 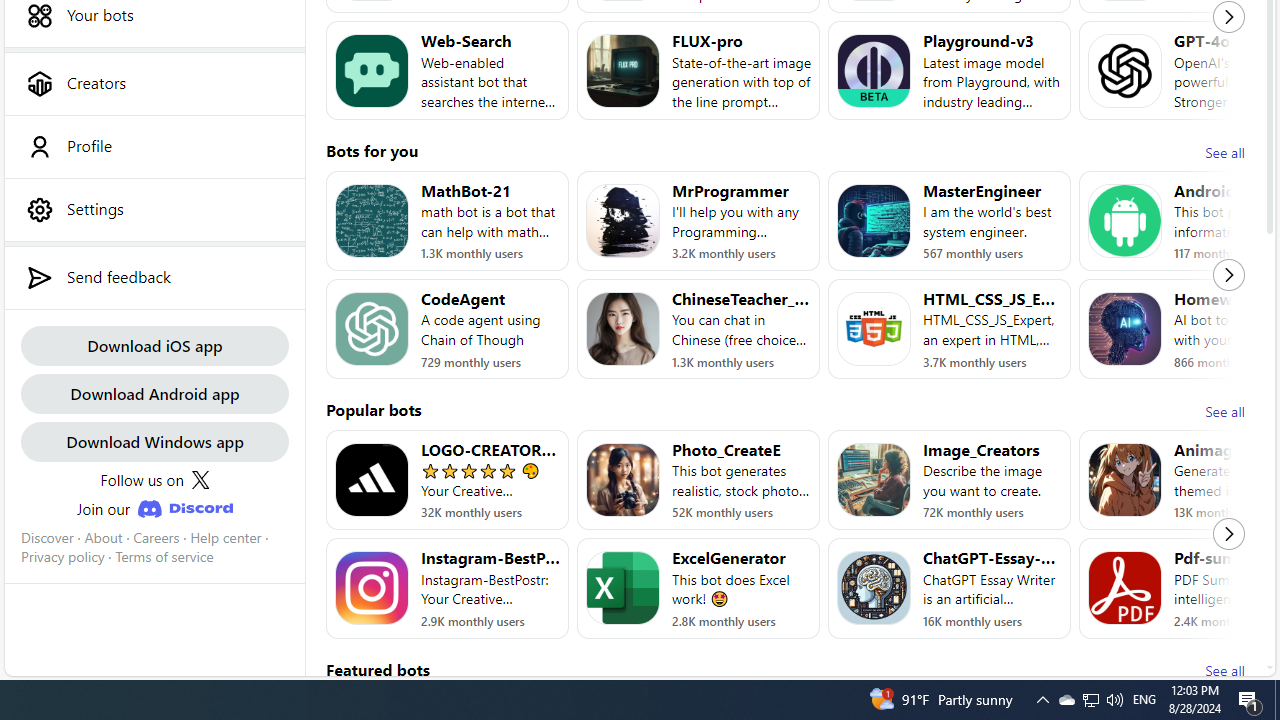 What do you see at coordinates (153, 393) in the screenshot?
I see `'Download Android app'` at bounding box center [153, 393].